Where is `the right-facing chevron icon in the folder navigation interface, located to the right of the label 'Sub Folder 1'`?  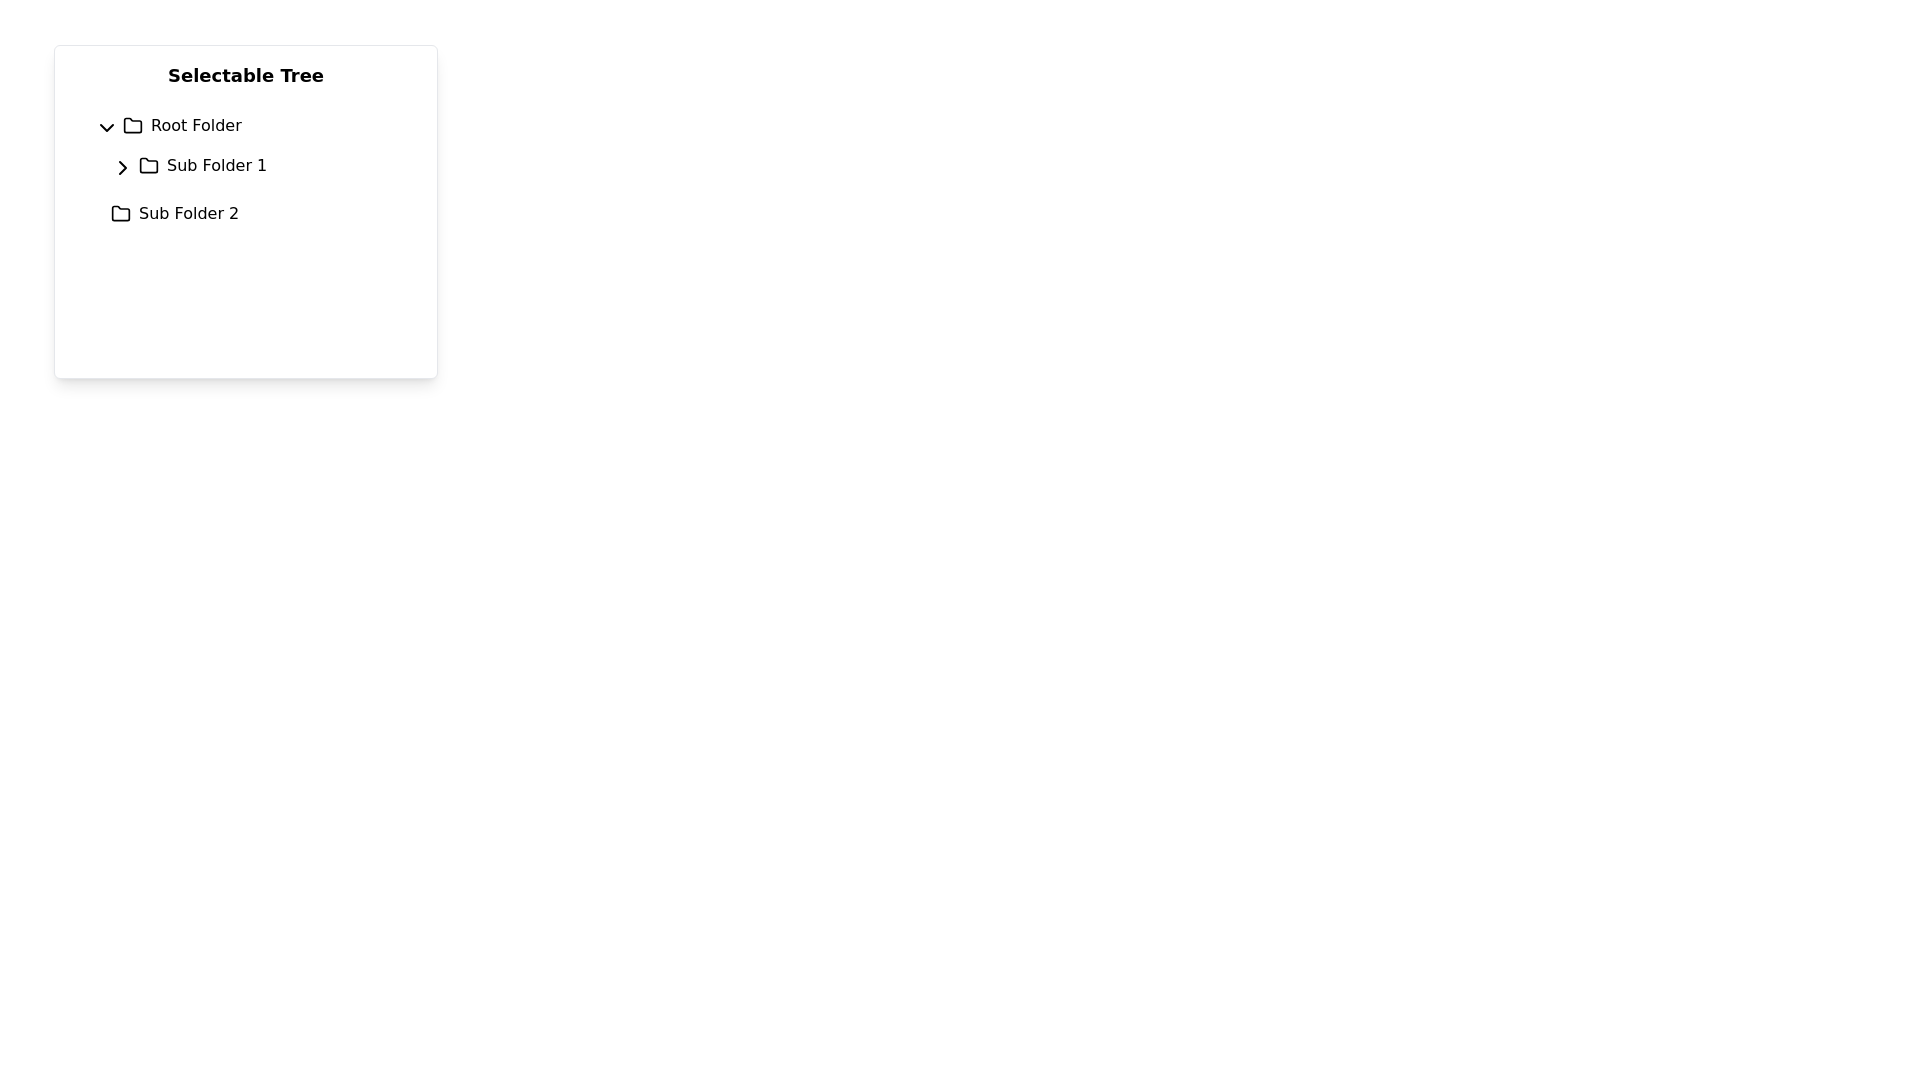 the right-facing chevron icon in the folder navigation interface, located to the right of the label 'Sub Folder 1' is located at coordinates (122, 167).